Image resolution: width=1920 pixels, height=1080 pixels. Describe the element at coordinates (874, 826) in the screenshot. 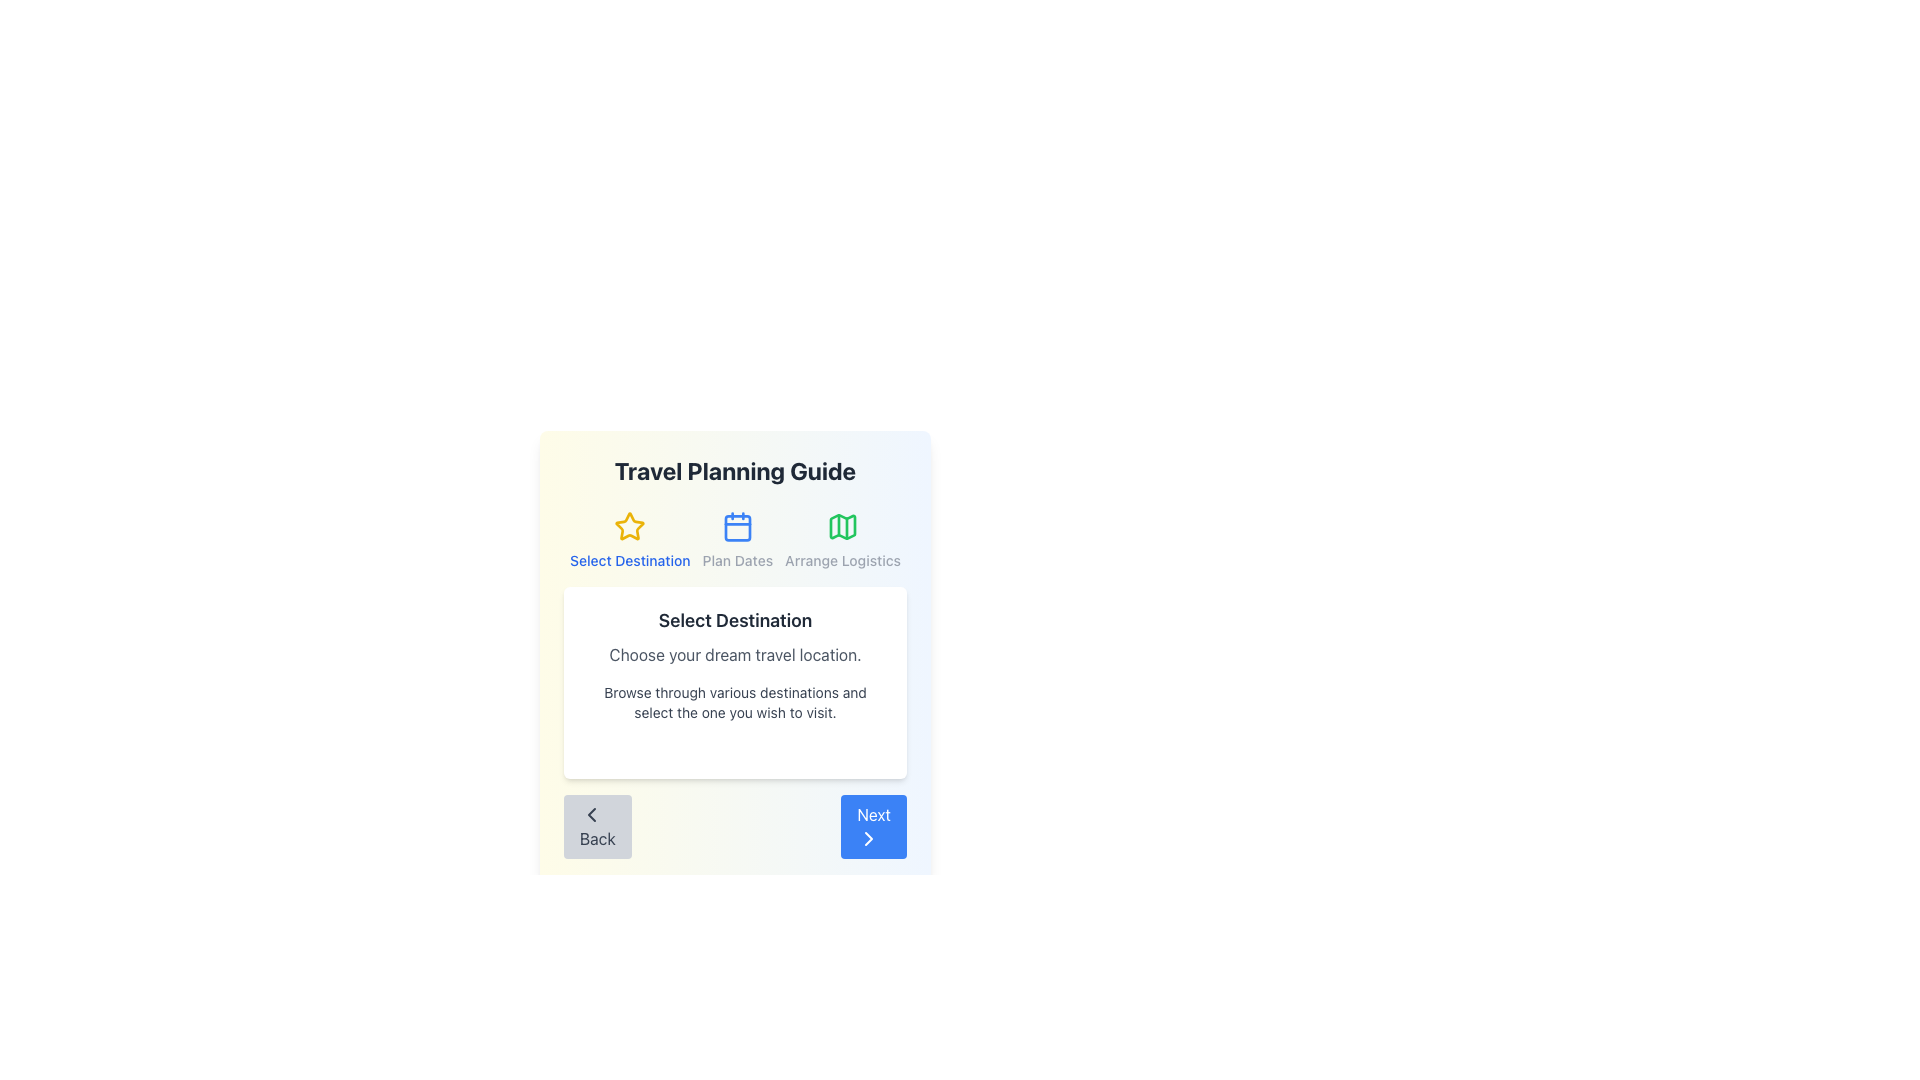

I see `the 'Next' button, which is a rectangular button with rounded corners, blue background, and white text, located at the bottom right corner of the navigation section` at that location.